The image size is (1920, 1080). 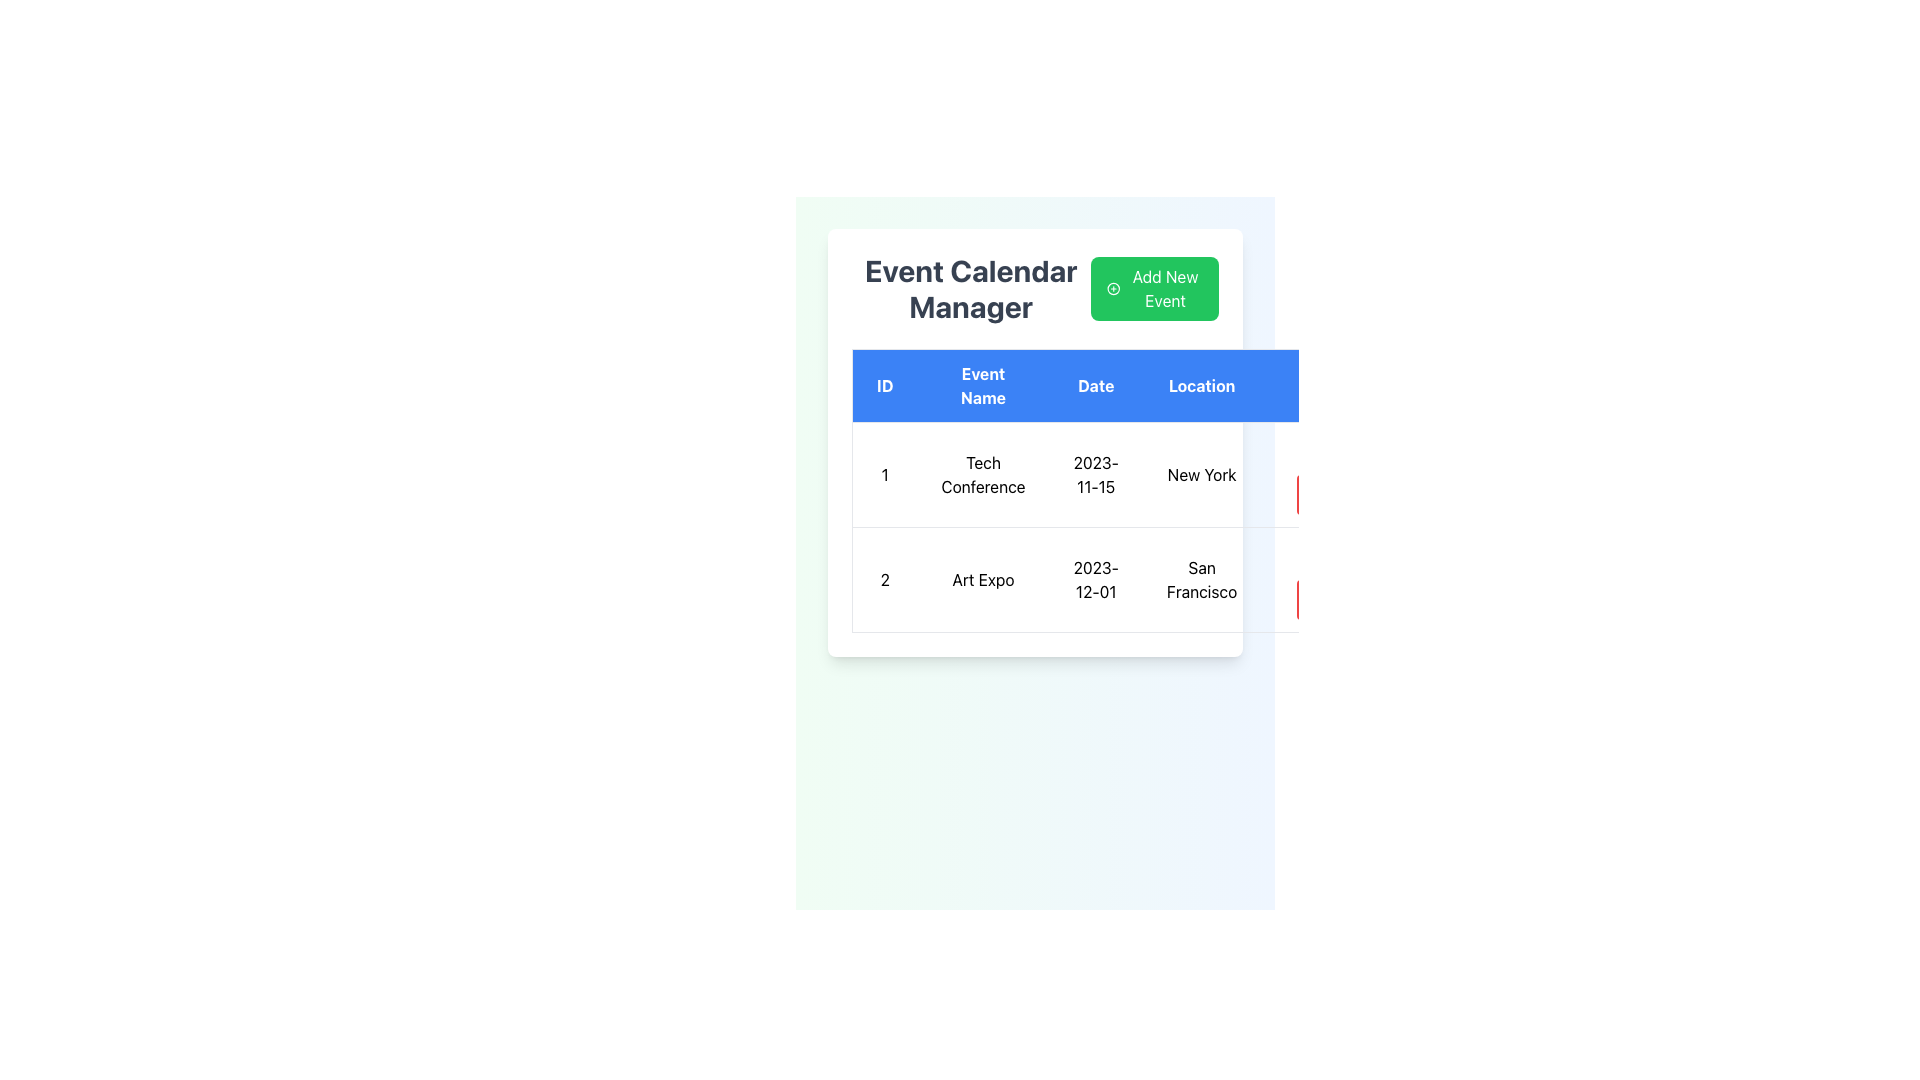 What do you see at coordinates (883, 474) in the screenshot?
I see `the static text element displaying the number '1', which is the first element in the ID column of the structured table` at bounding box center [883, 474].